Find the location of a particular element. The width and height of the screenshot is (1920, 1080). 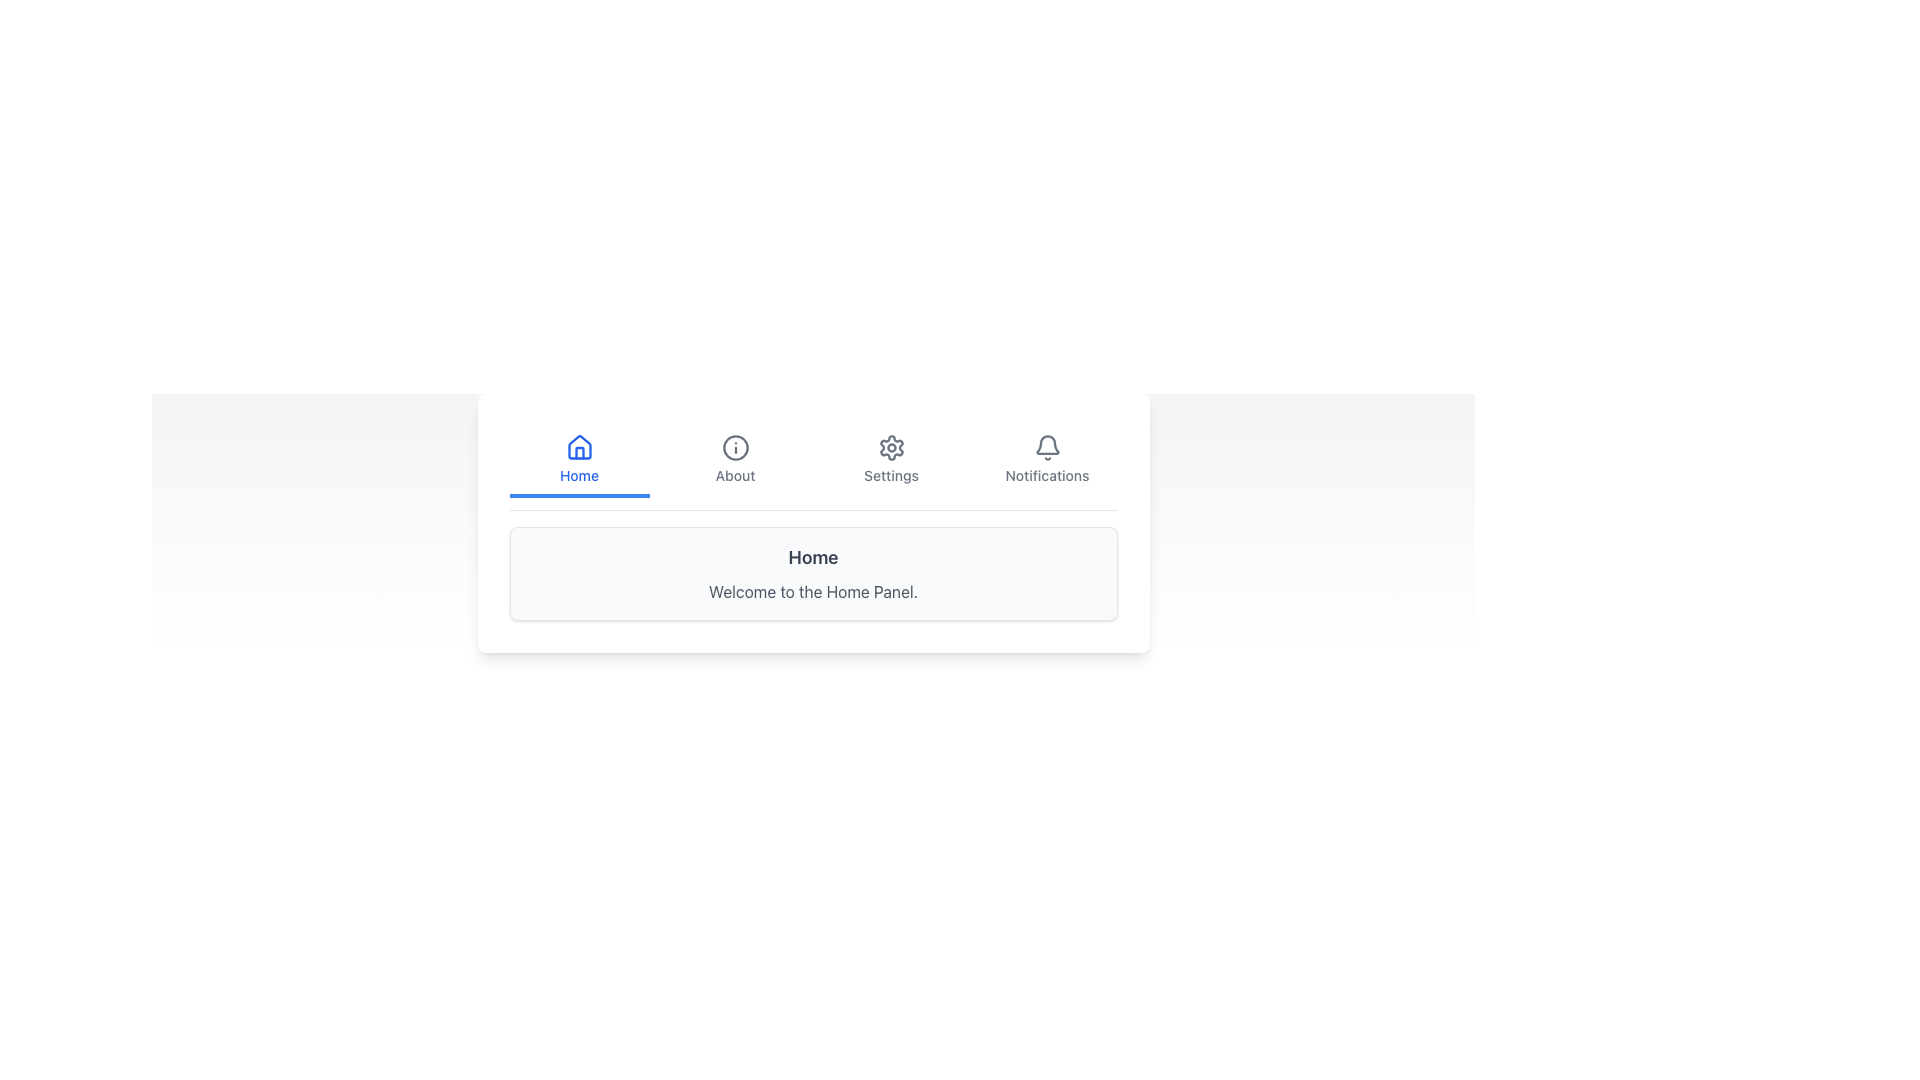

the Notifications button located on the rightmost side of the navigation bar to trigger any hover effects is located at coordinates (1046, 462).